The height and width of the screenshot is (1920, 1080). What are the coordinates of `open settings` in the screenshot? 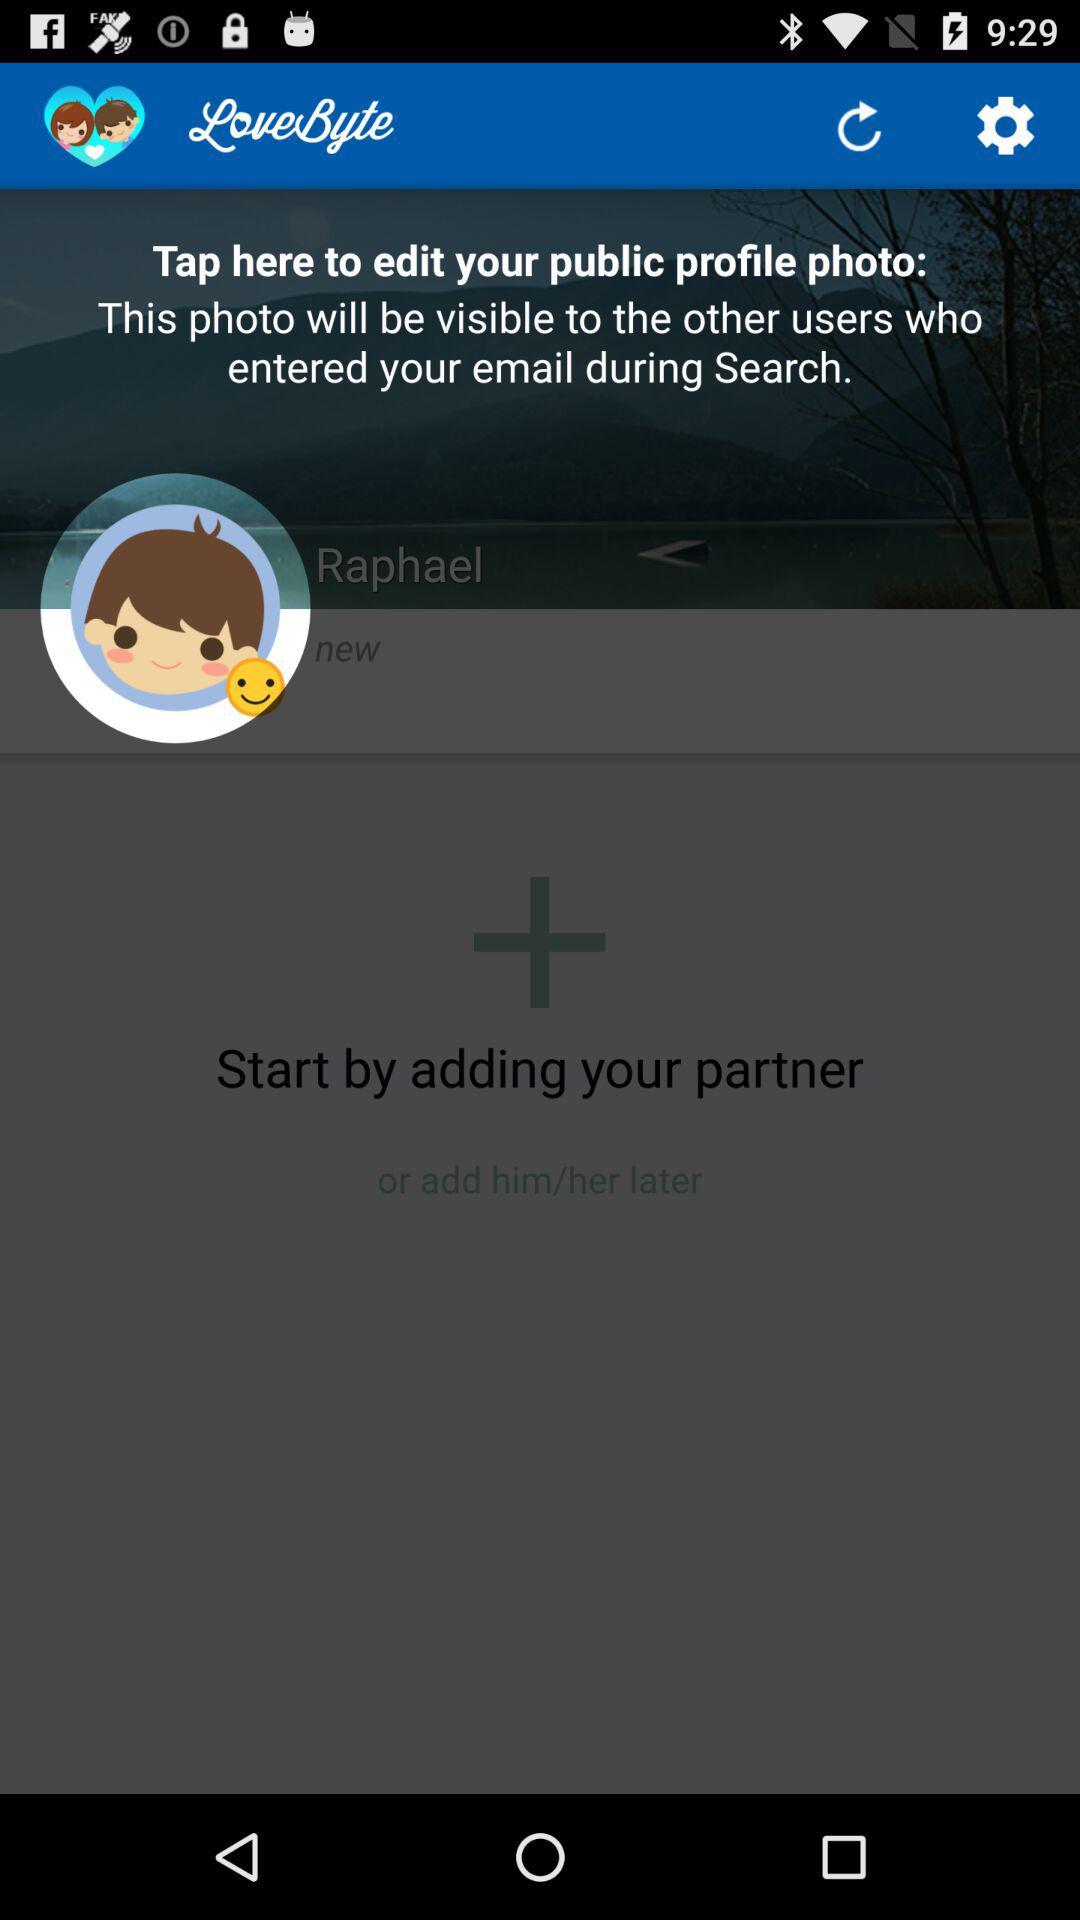 It's located at (1006, 124).